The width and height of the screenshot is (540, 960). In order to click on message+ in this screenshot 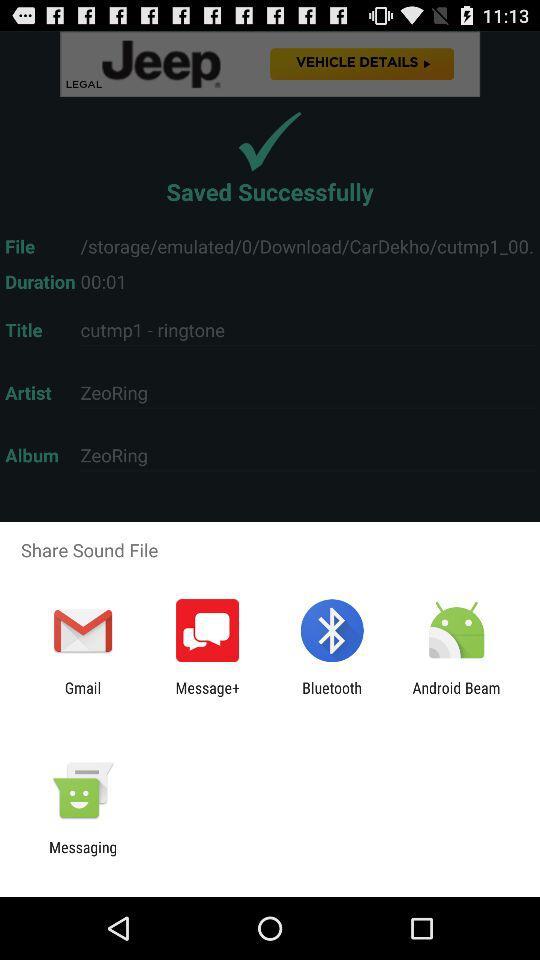, I will do `click(206, 696)`.